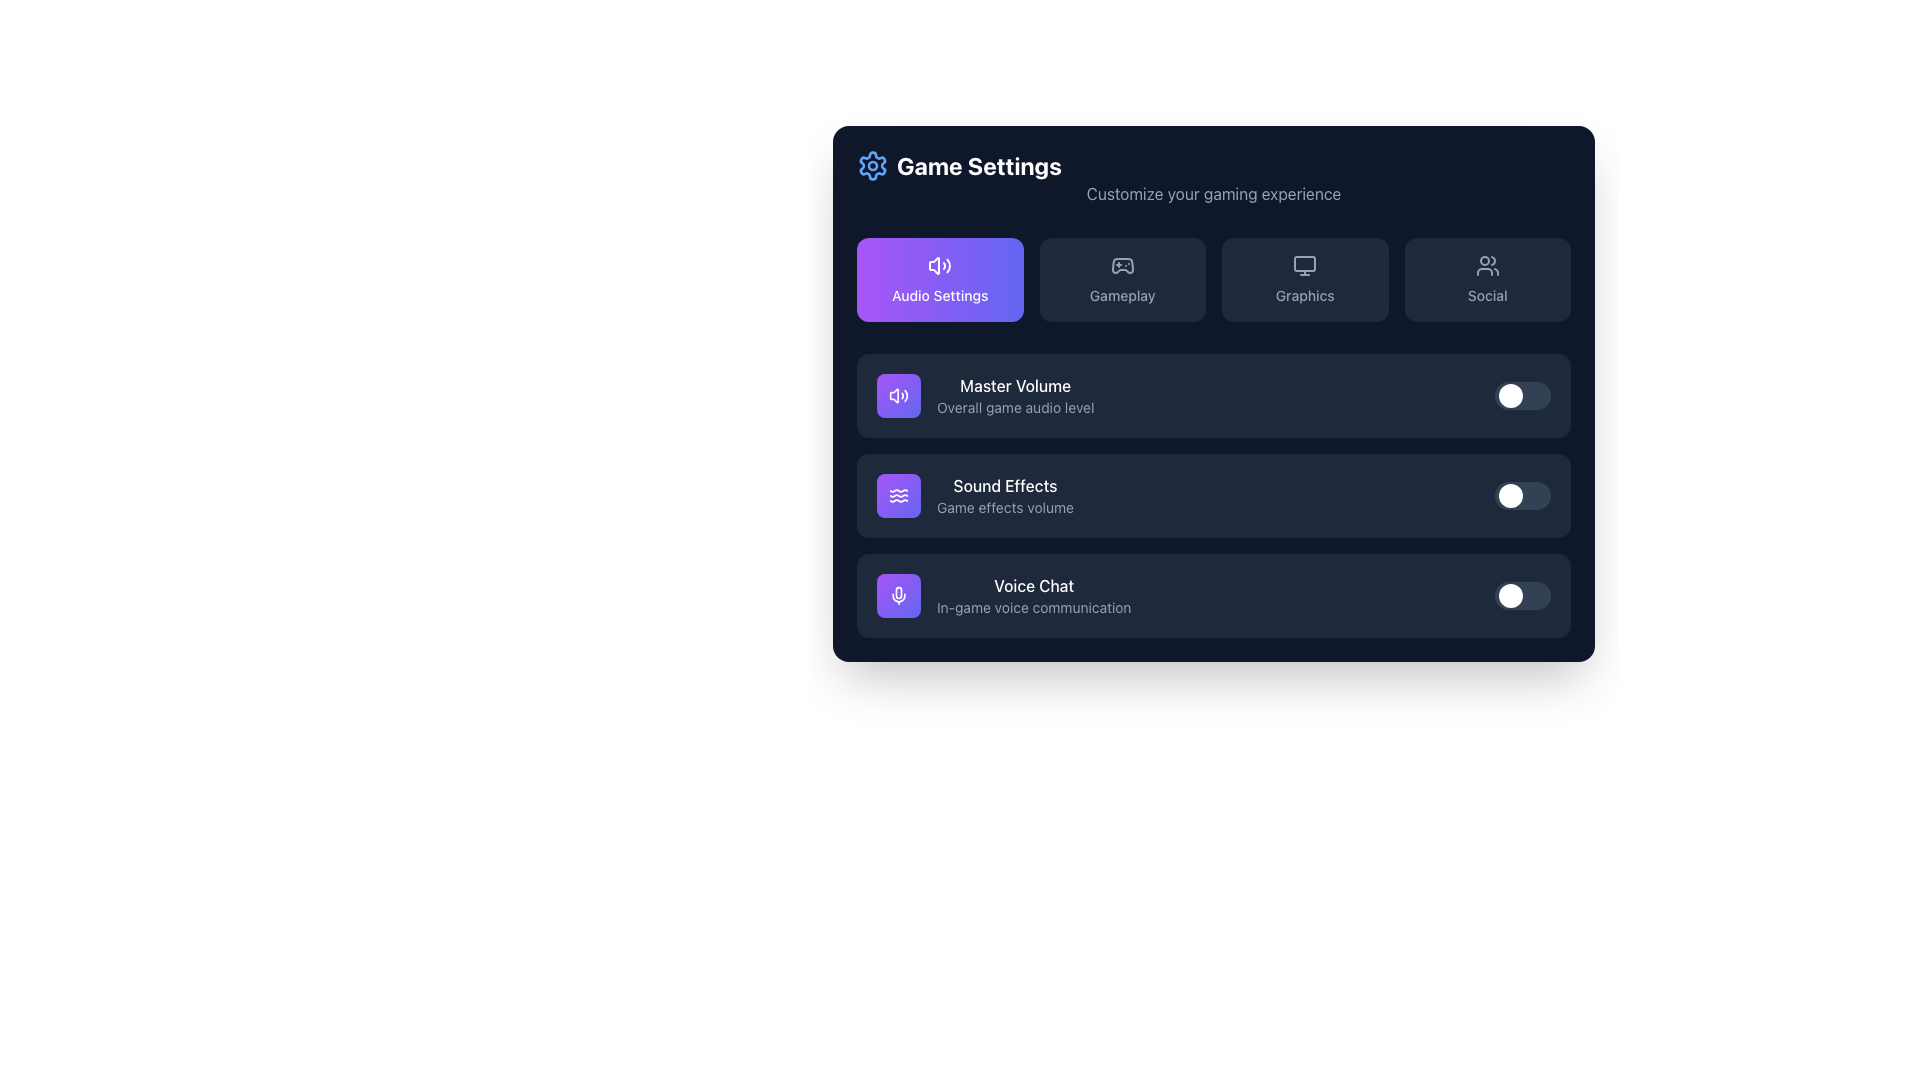 The height and width of the screenshot is (1080, 1920). I want to click on the 'Social' label within the navigation button located in the upper-right section of the grouped navigation interface, so click(1487, 296).